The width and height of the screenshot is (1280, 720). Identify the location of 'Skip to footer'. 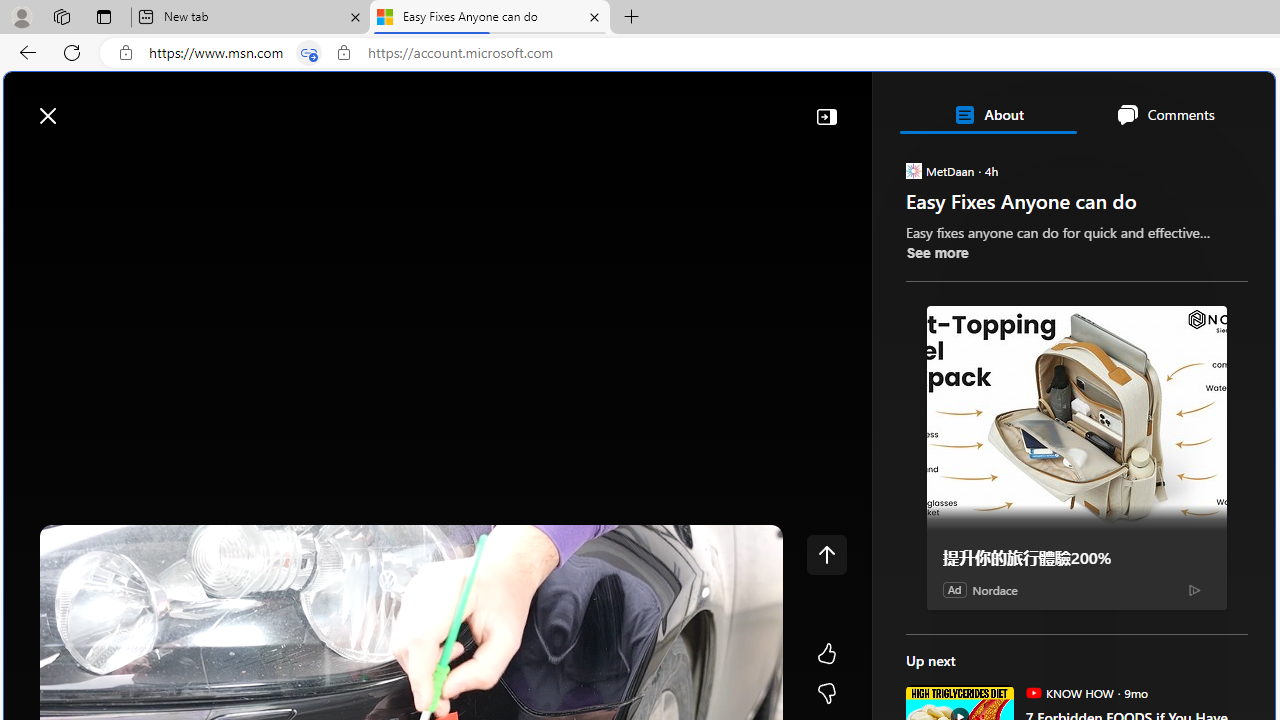
(81, 105).